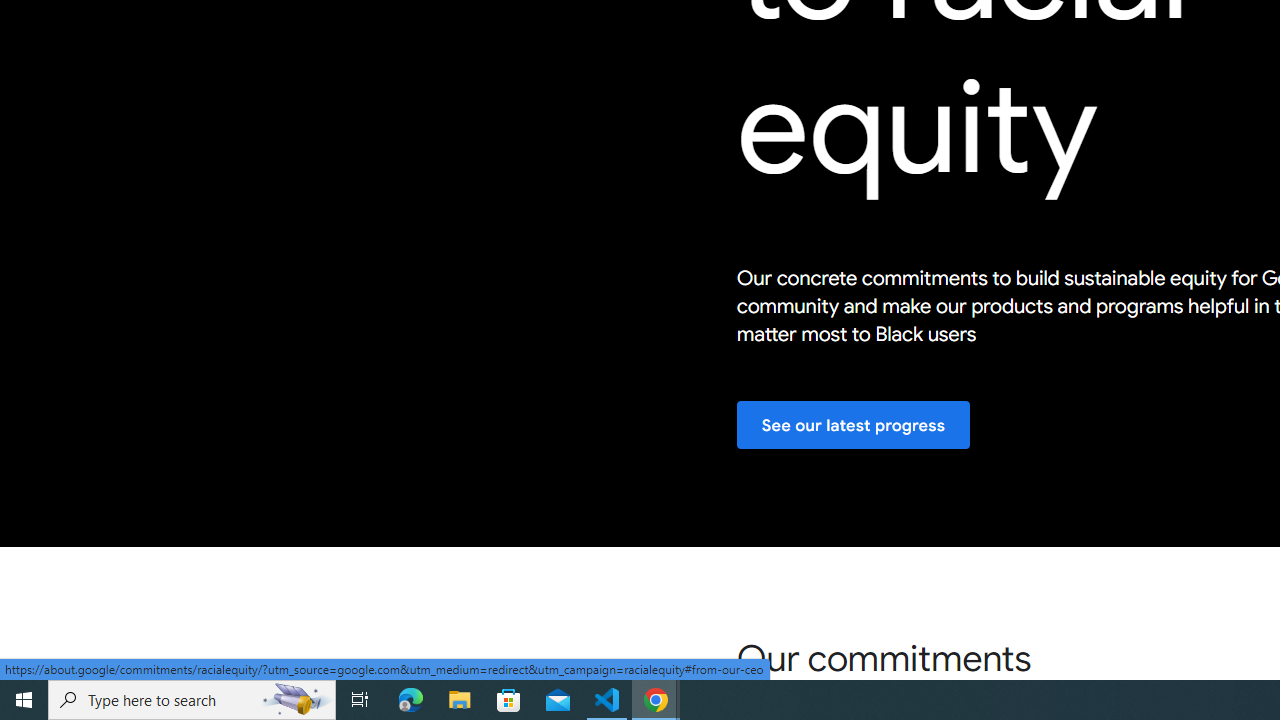 The width and height of the screenshot is (1280, 720). I want to click on 'See our latest progress', so click(853, 424).